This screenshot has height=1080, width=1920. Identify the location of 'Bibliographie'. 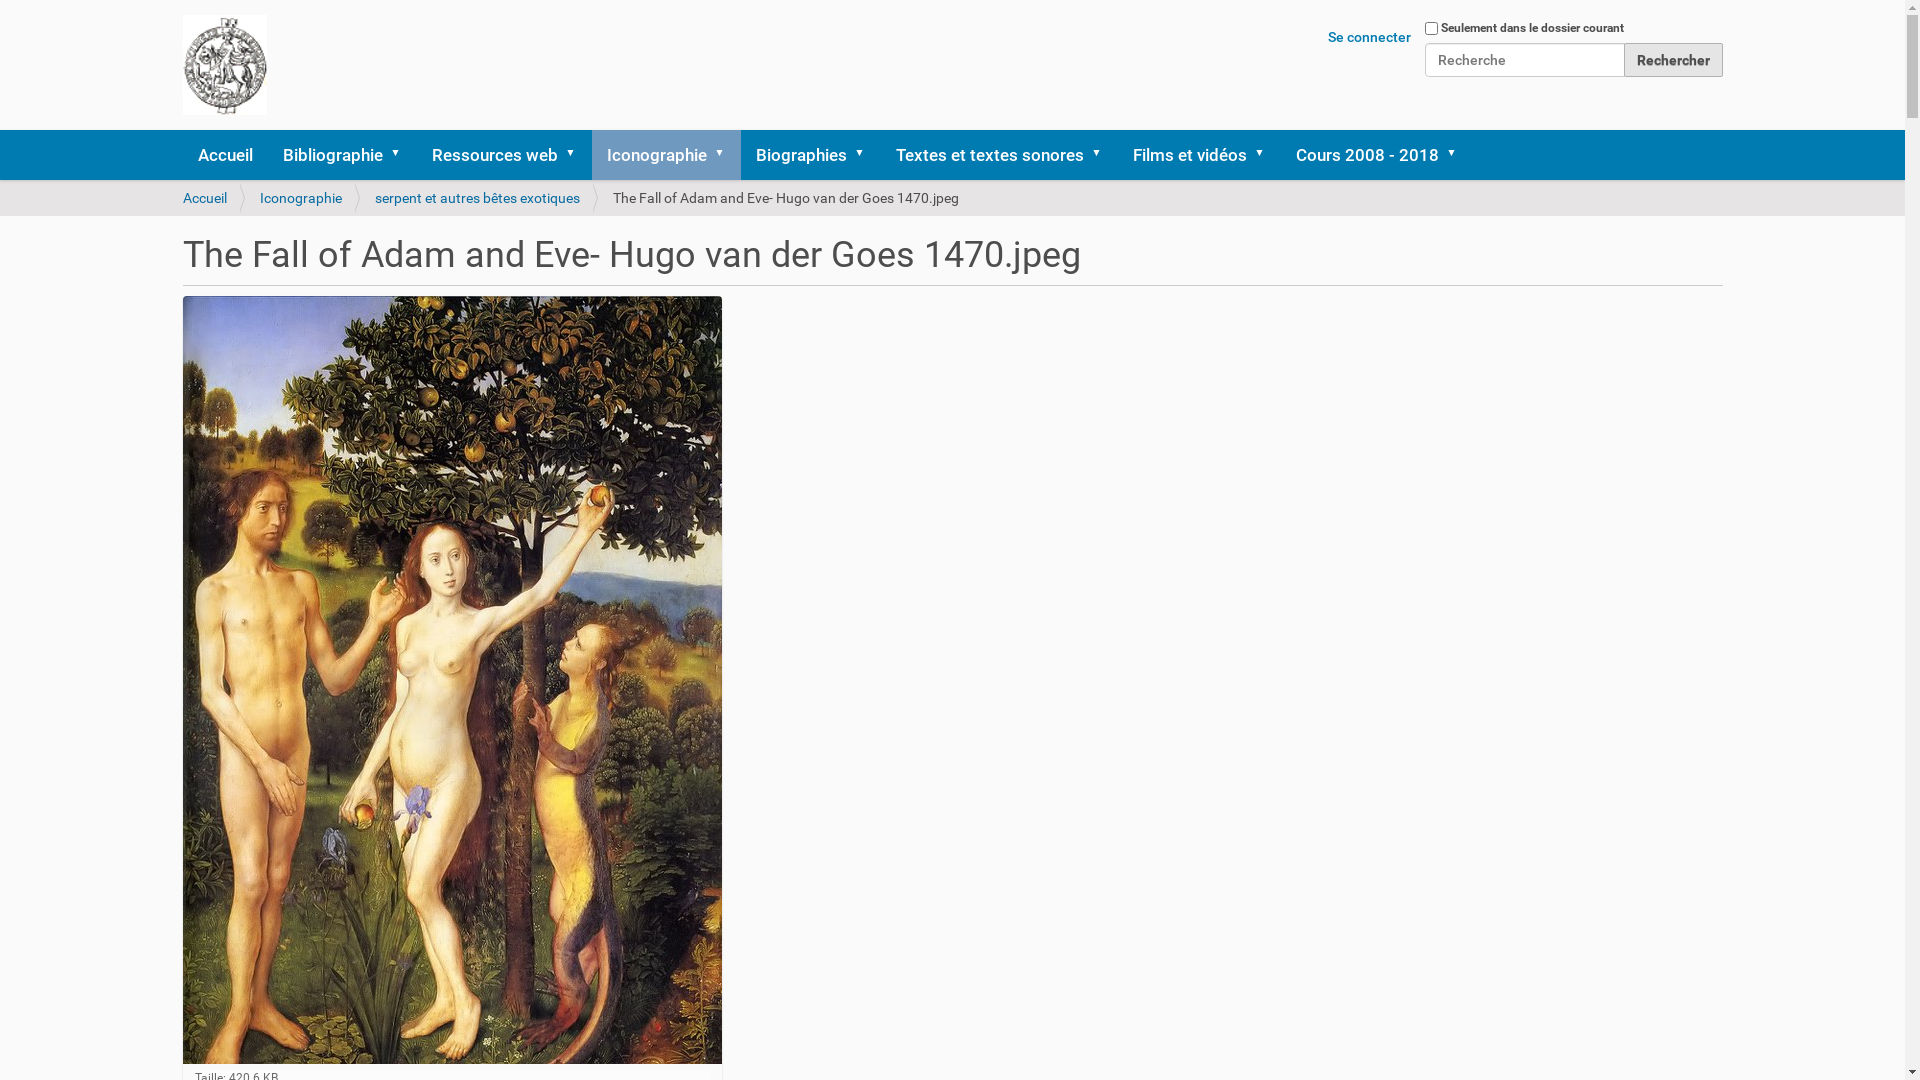
(342, 153).